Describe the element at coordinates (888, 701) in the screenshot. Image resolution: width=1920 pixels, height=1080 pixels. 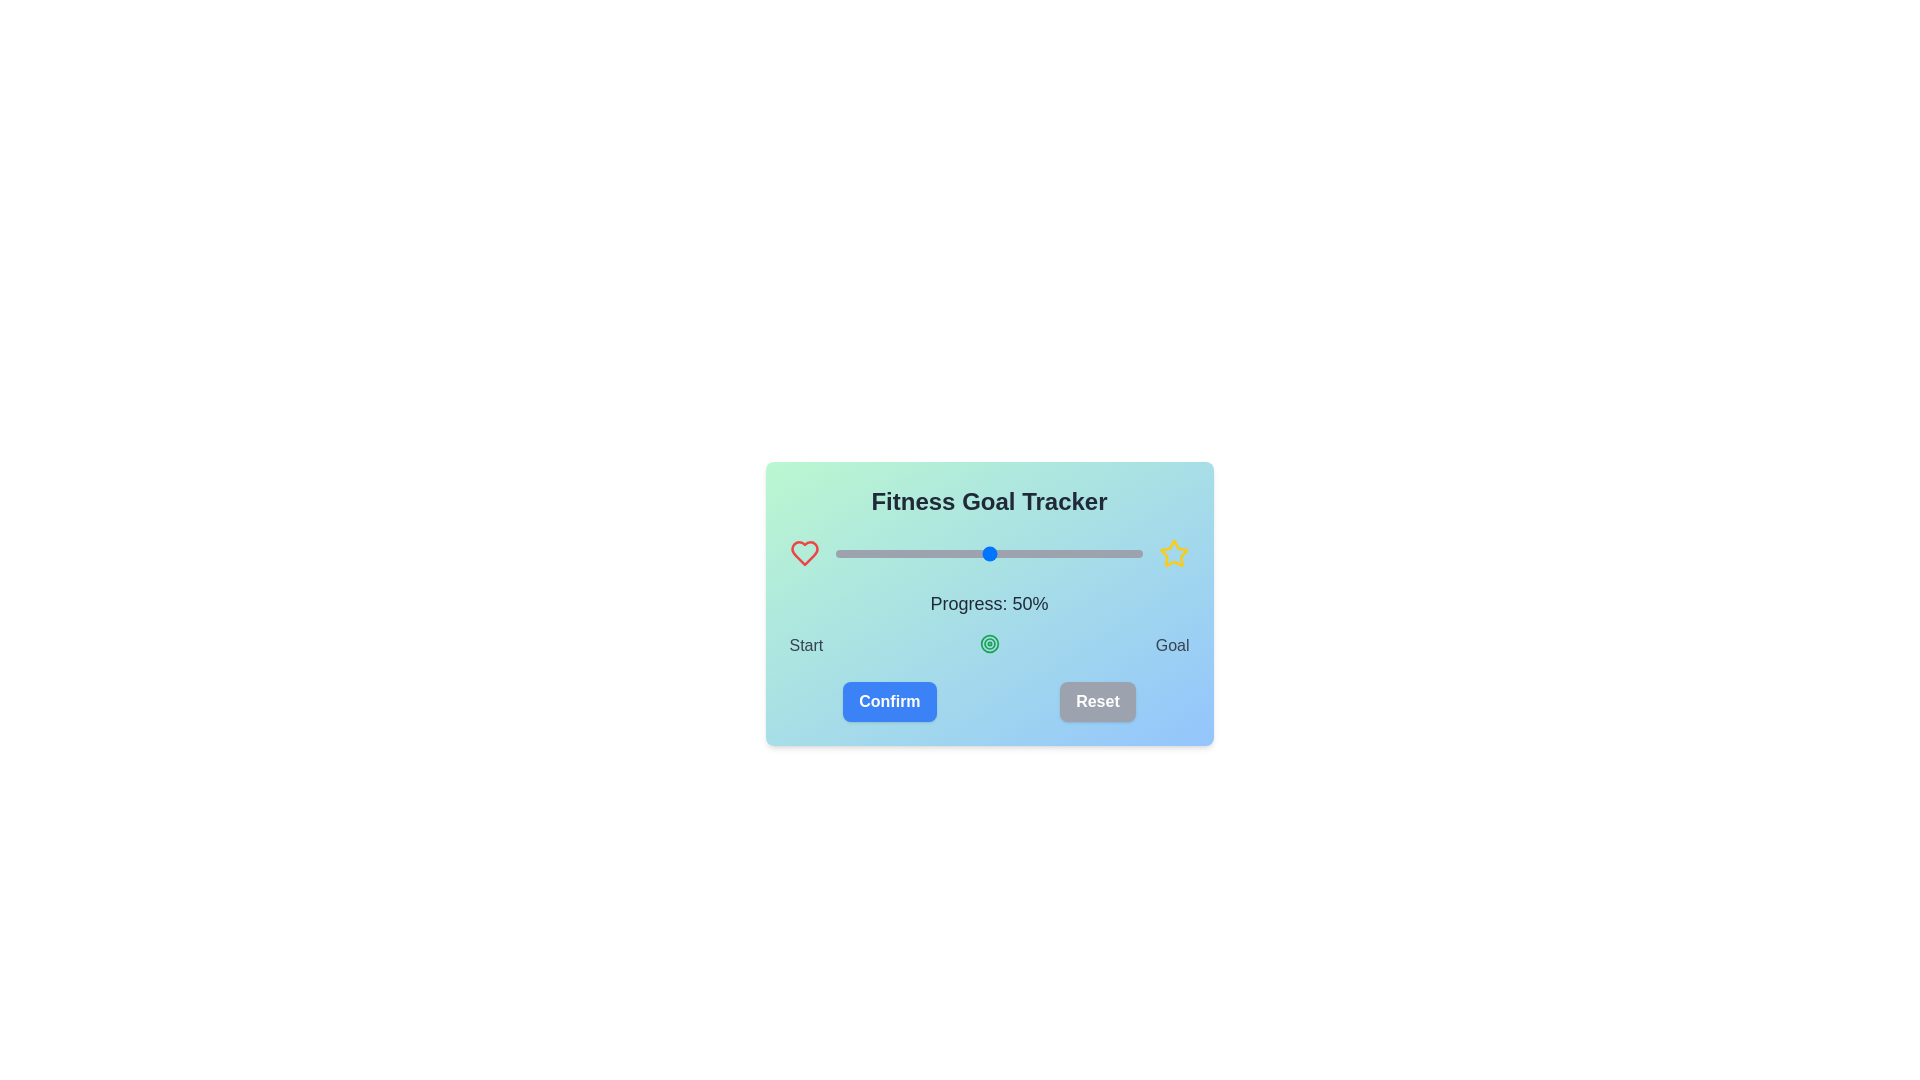
I see `the 'Confirm' button` at that location.